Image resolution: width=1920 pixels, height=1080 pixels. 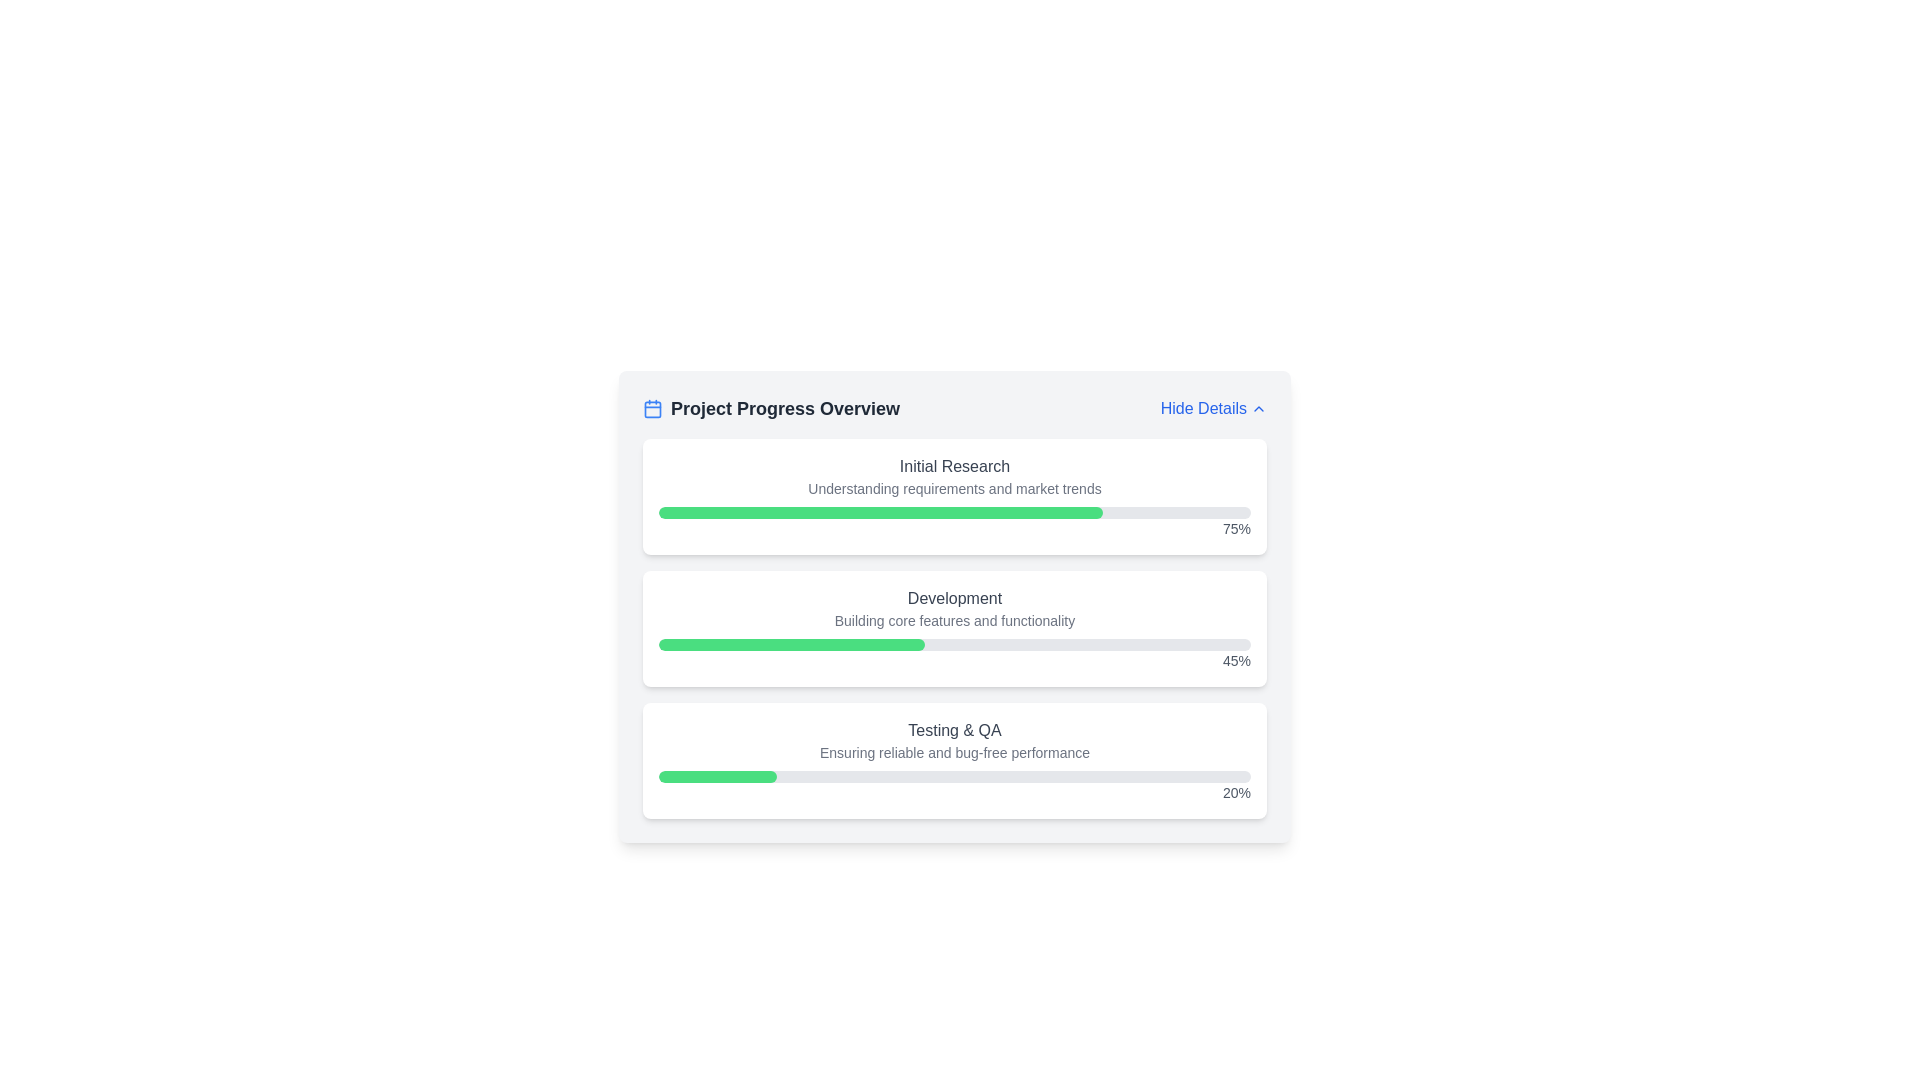 I want to click on the Toggle Link (Text with Icon) to underline the text, which is located at the far-right side of the 'Project Progress Overview' section, so click(x=1212, y=407).